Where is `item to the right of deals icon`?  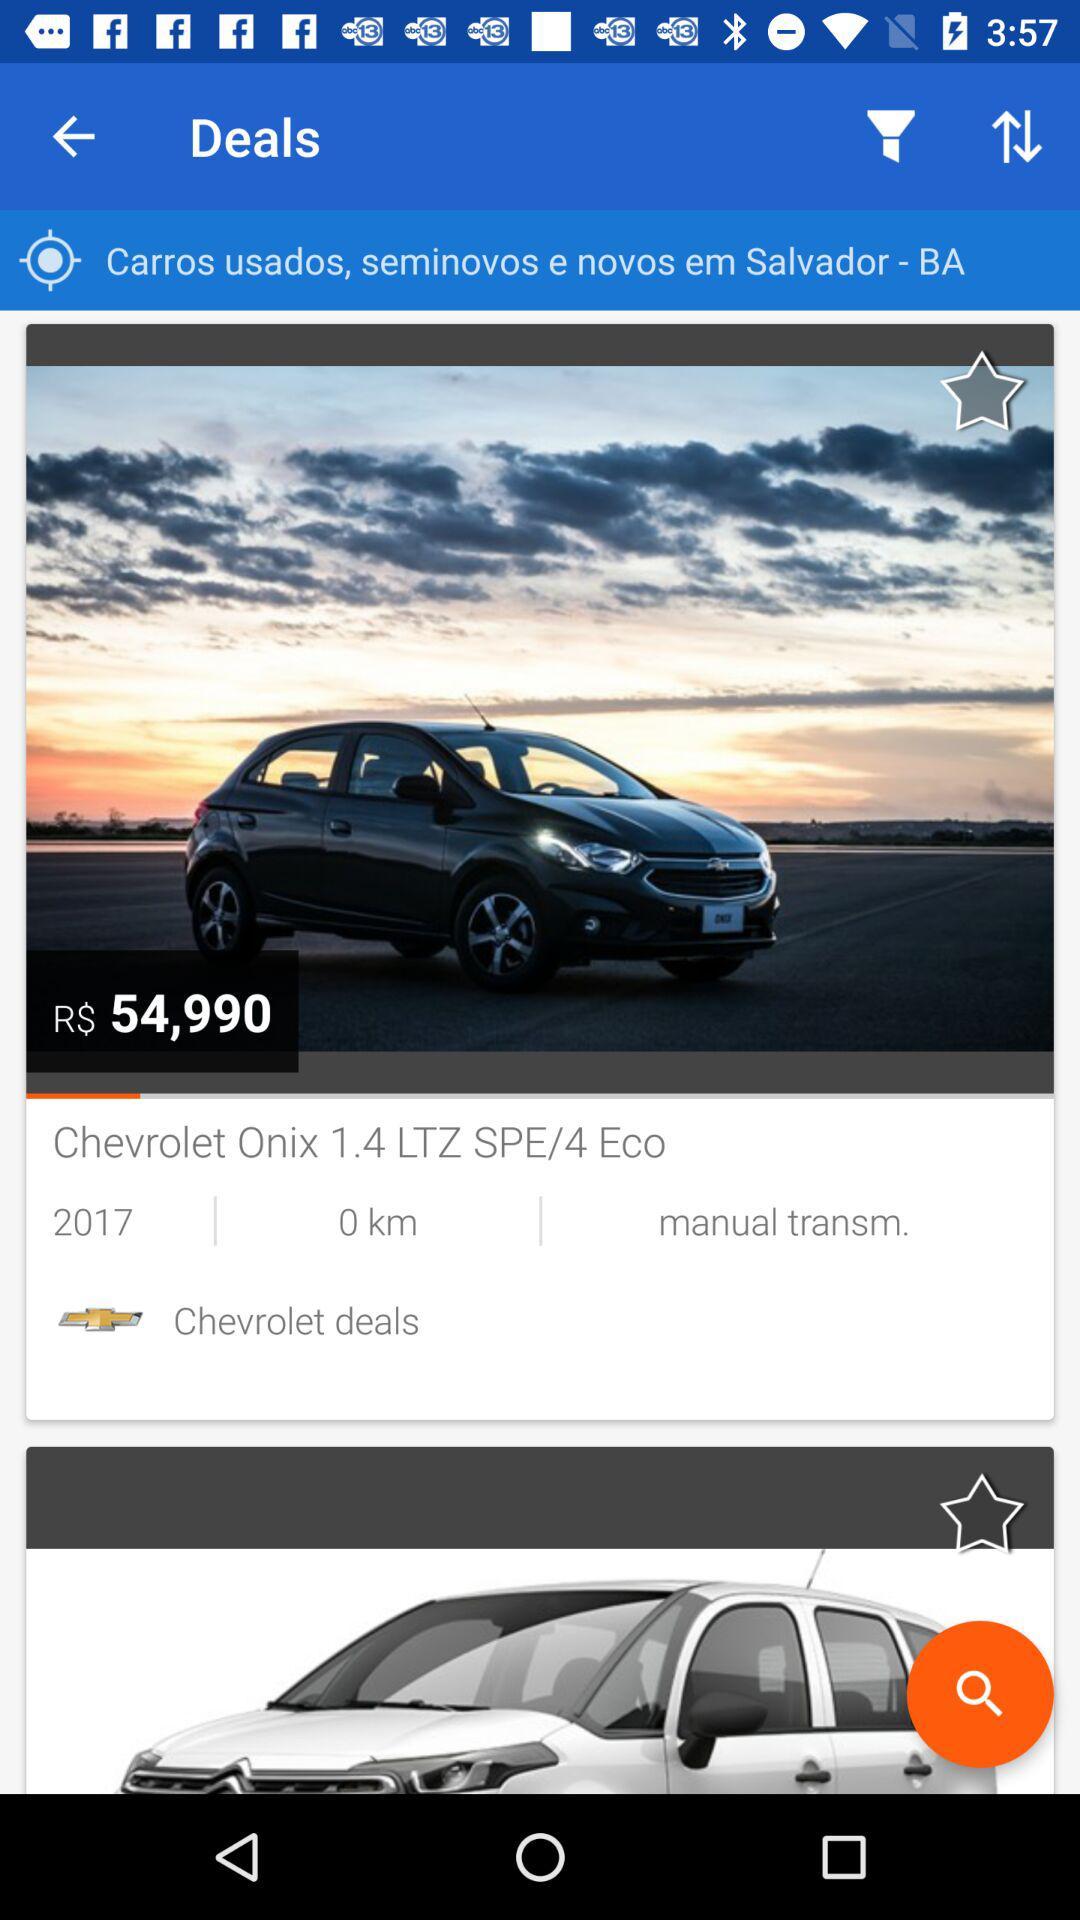
item to the right of deals icon is located at coordinates (890, 135).